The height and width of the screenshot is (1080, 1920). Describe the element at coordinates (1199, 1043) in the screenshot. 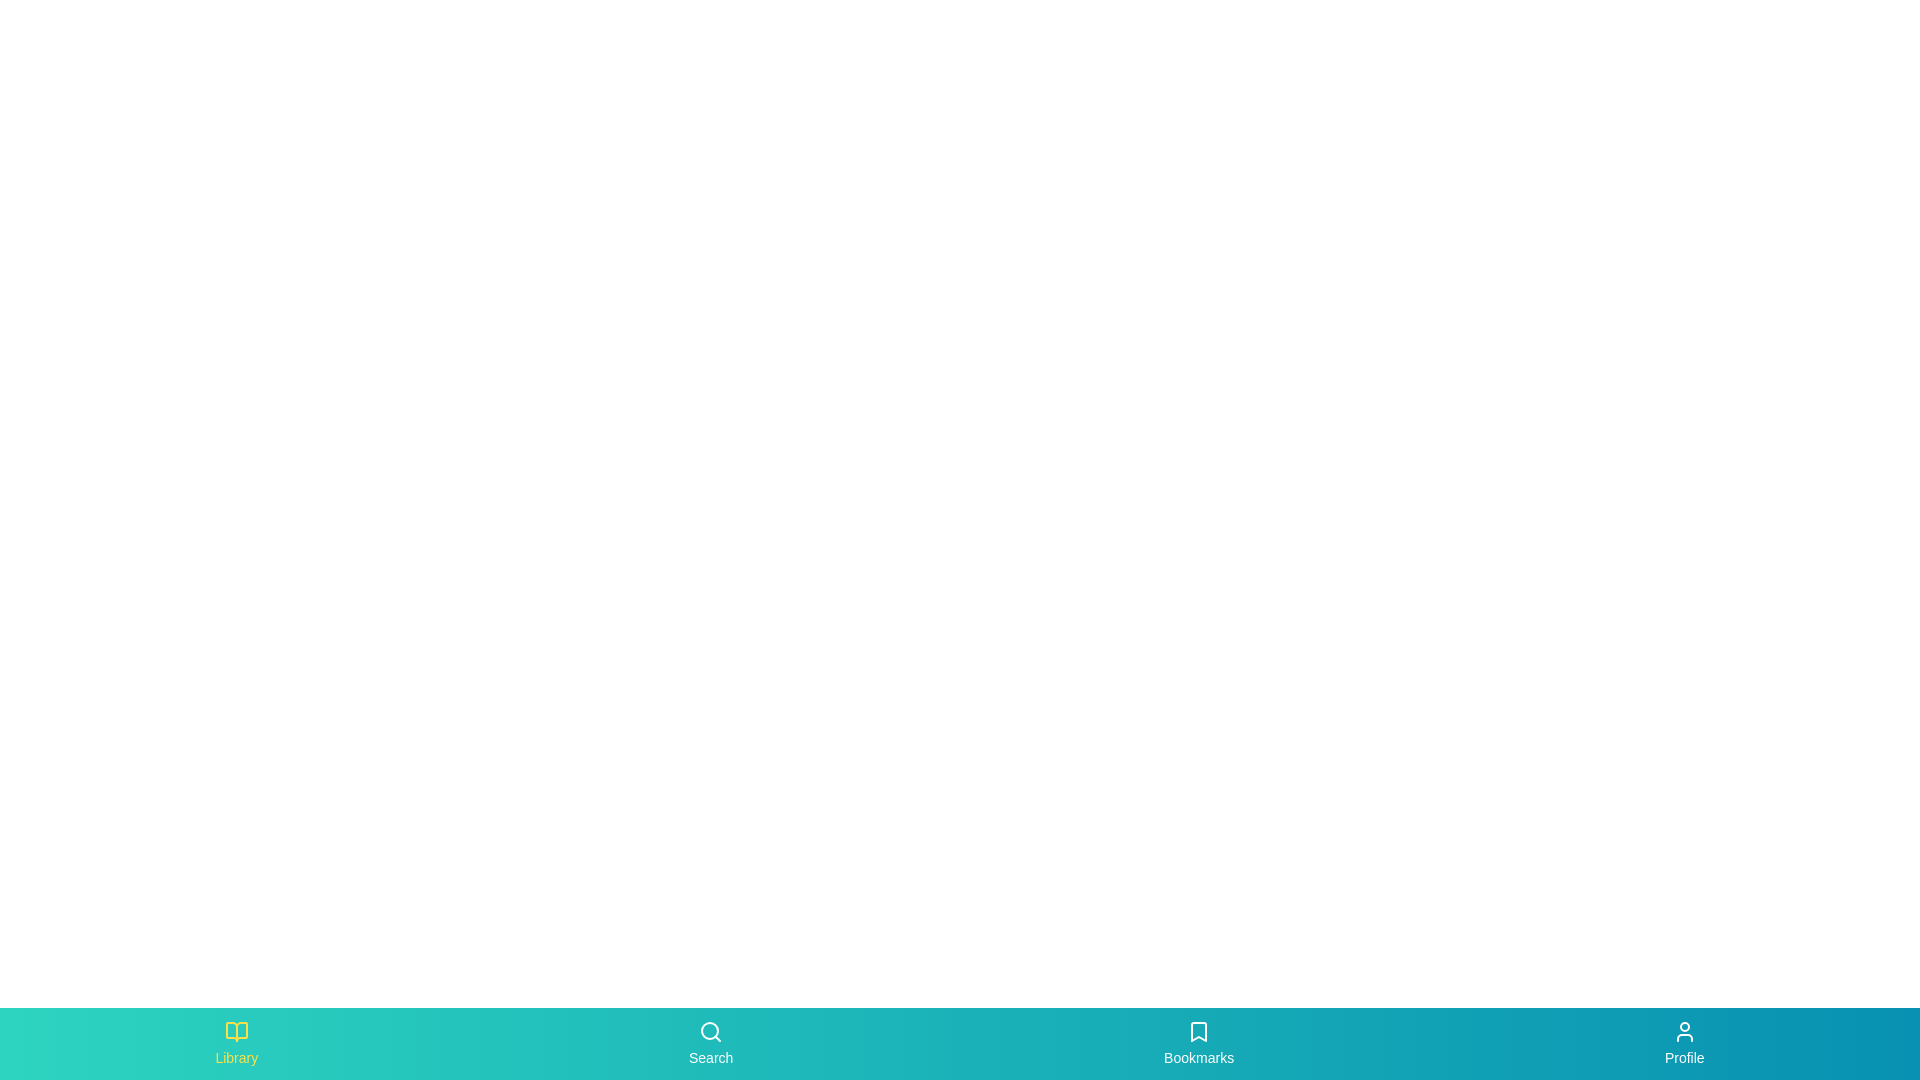

I see `the Bookmarks tab to navigate to it` at that location.